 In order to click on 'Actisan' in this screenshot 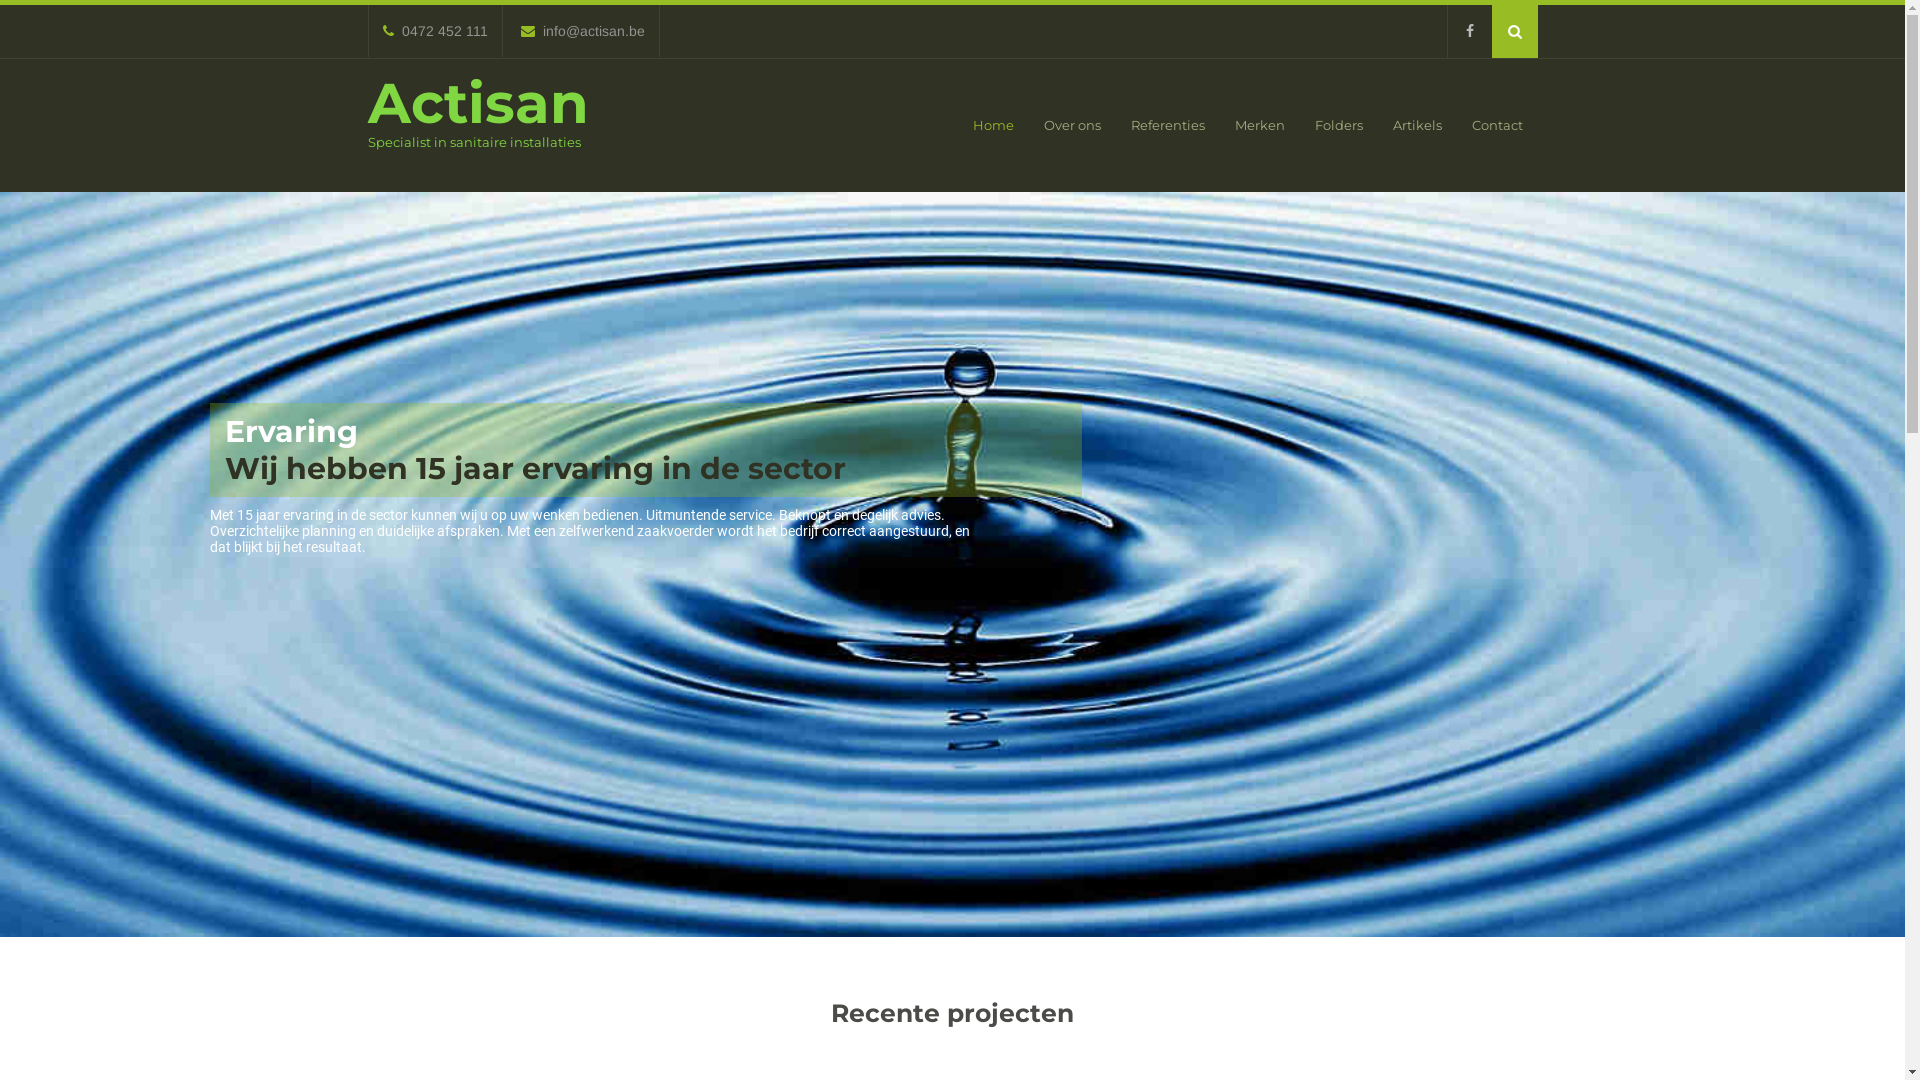, I will do `click(368, 103)`.